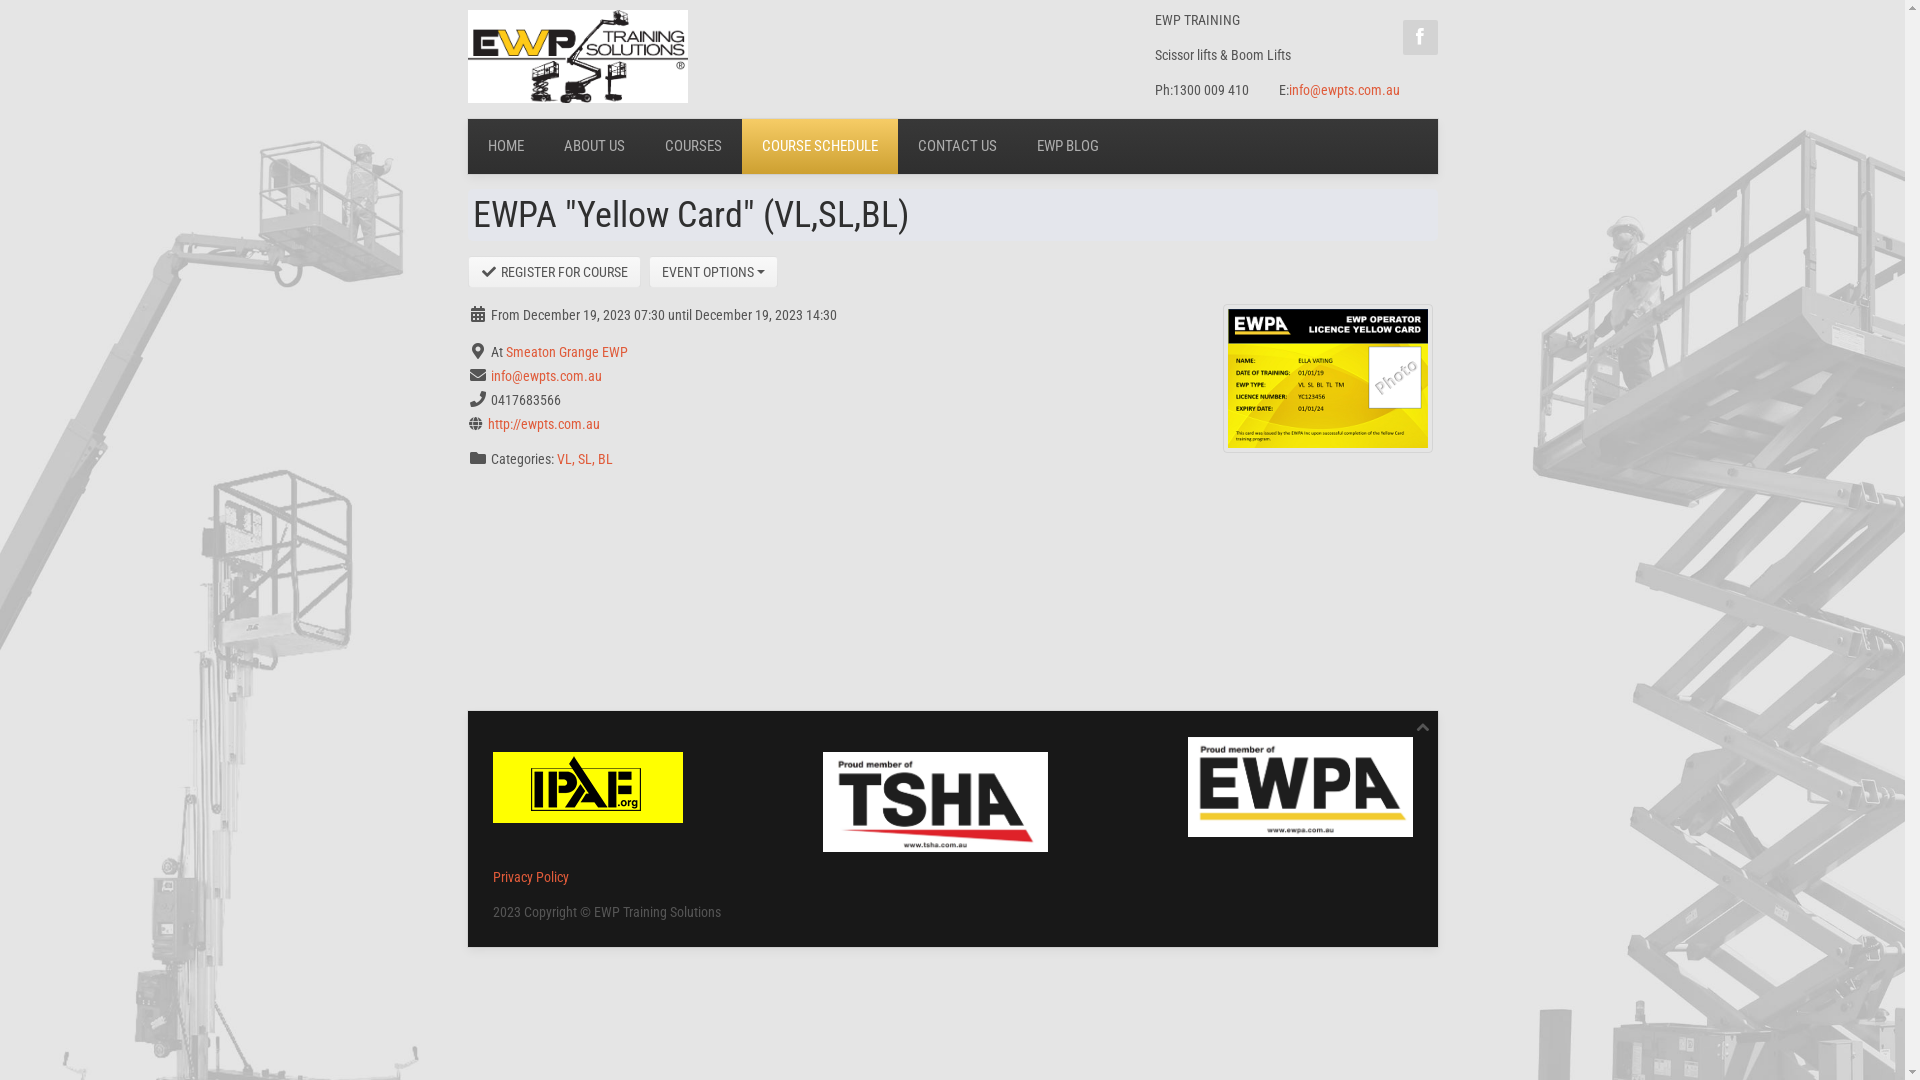 The height and width of the screenshot is (1080, 1920). I want to click on 'info@ewpts.com.au', so click(545, 375).